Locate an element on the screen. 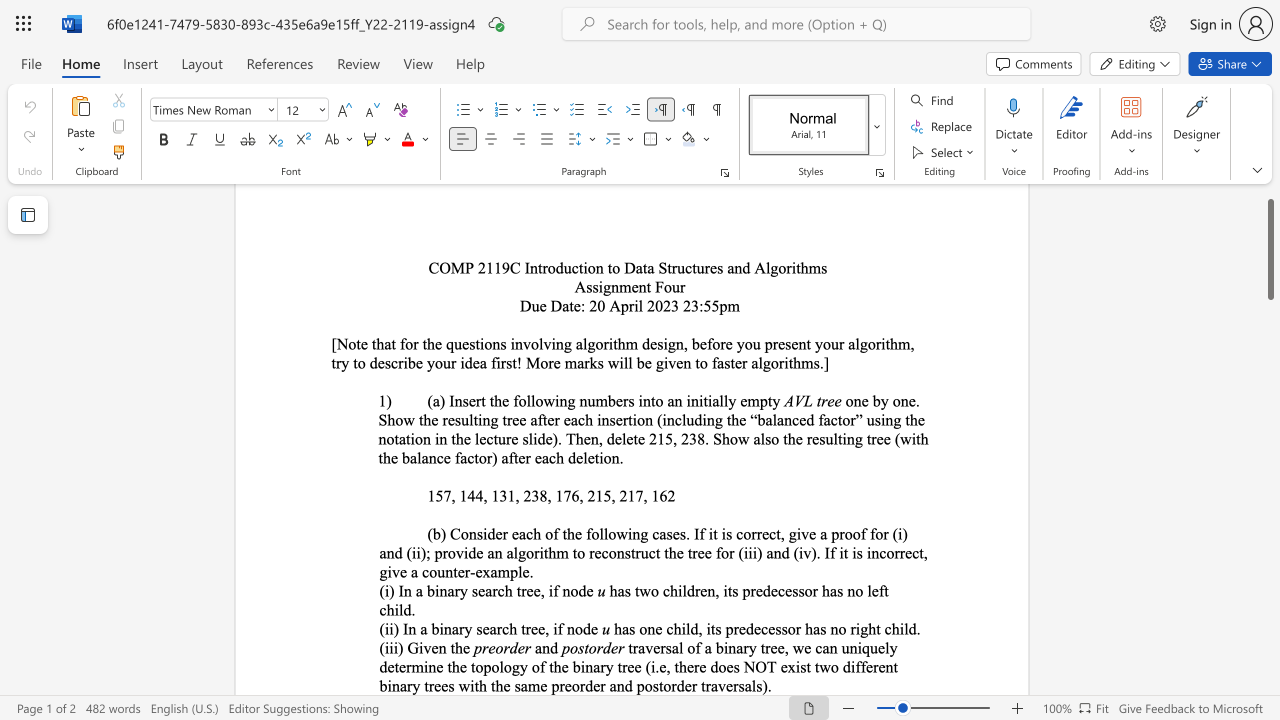  the 6th character "s" in the text is located at coordinates (655, 685).